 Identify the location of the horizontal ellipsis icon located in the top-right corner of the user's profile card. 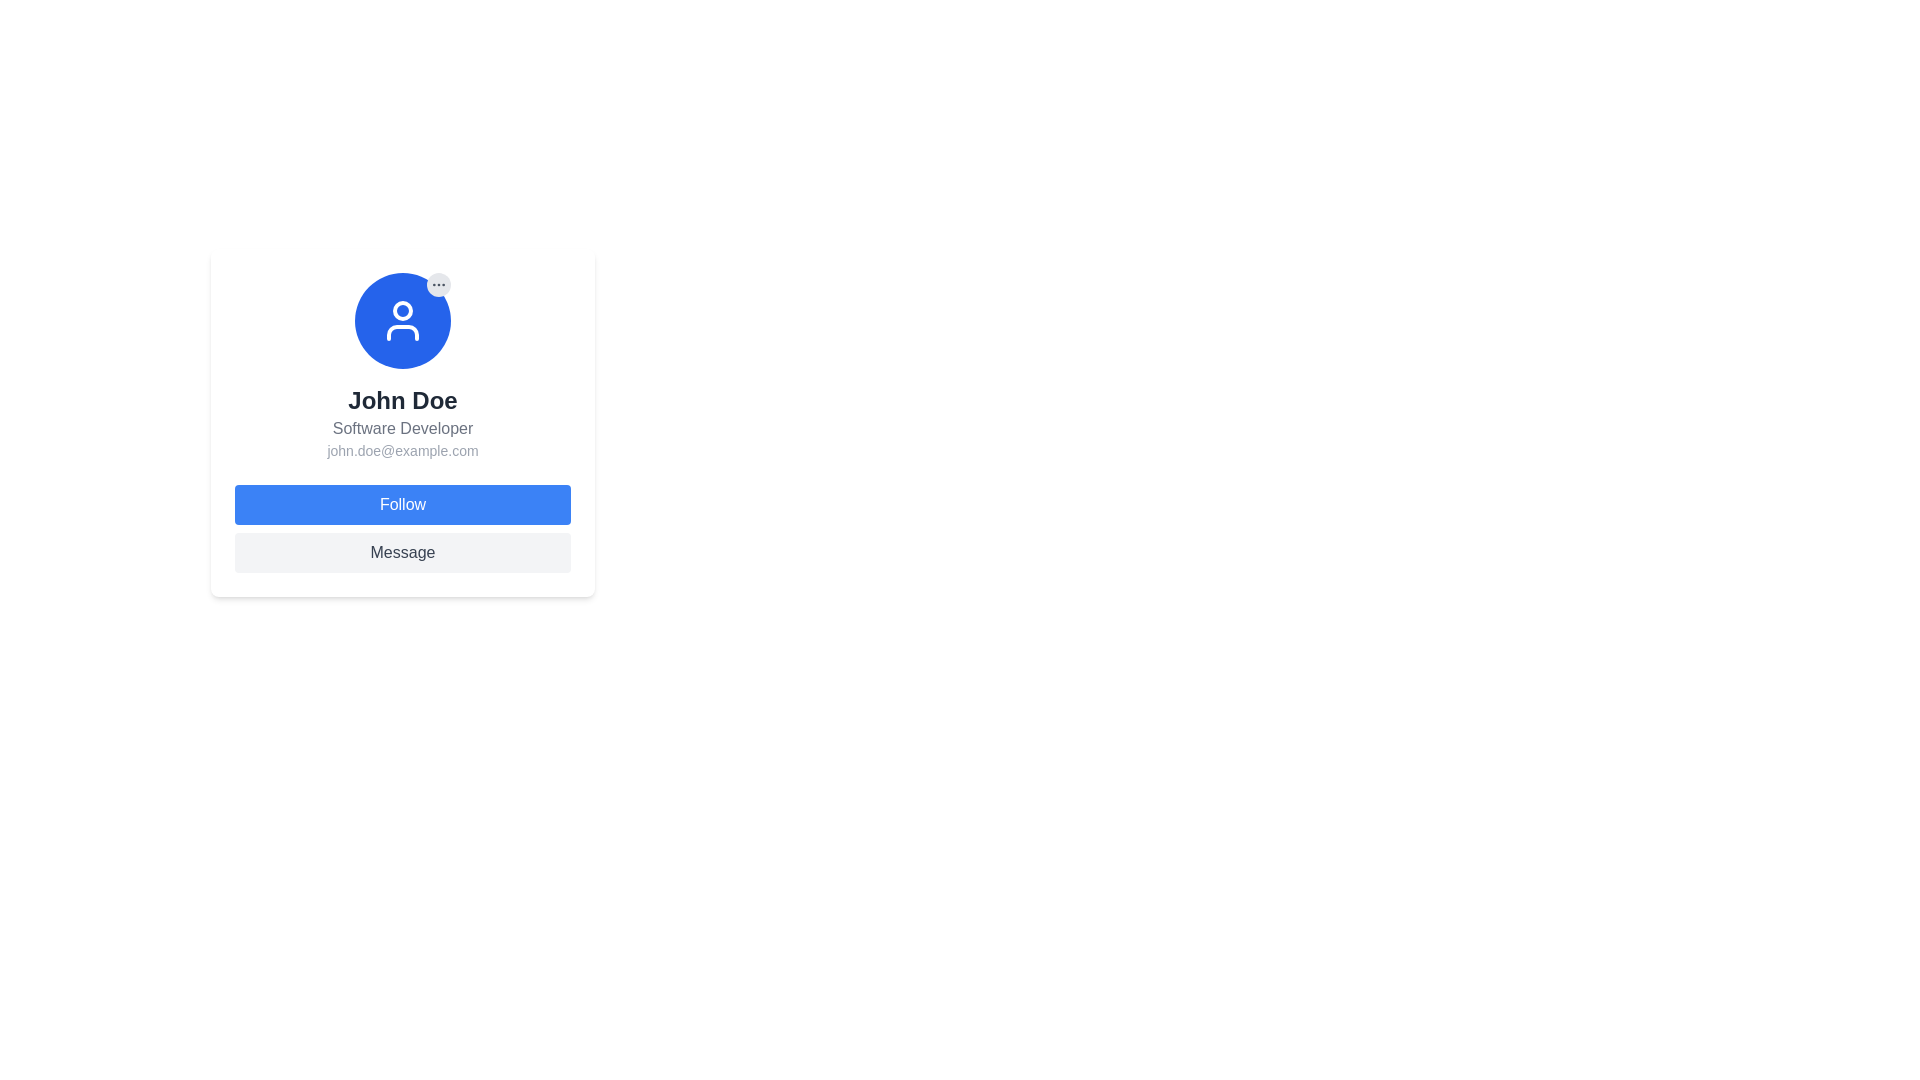
(437, 285).